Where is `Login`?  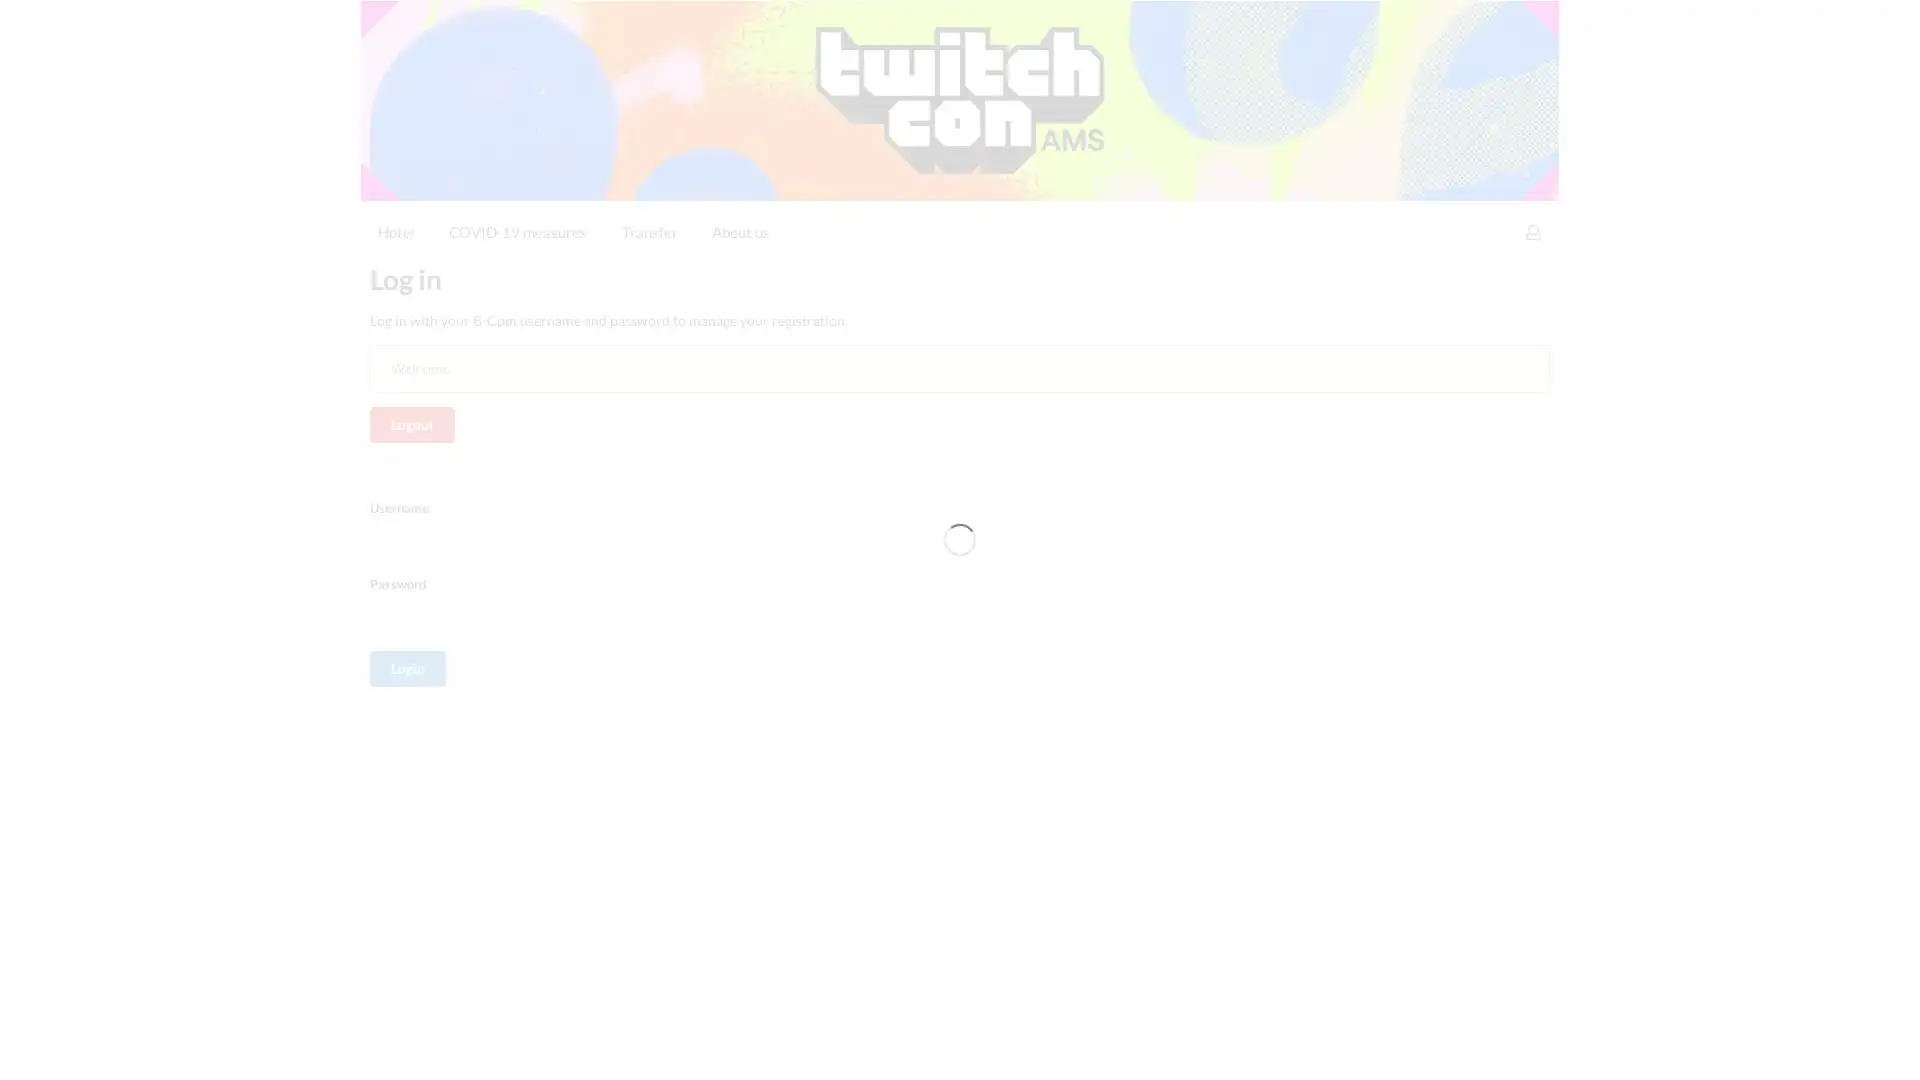
Login is located at coordinates (407, 514).